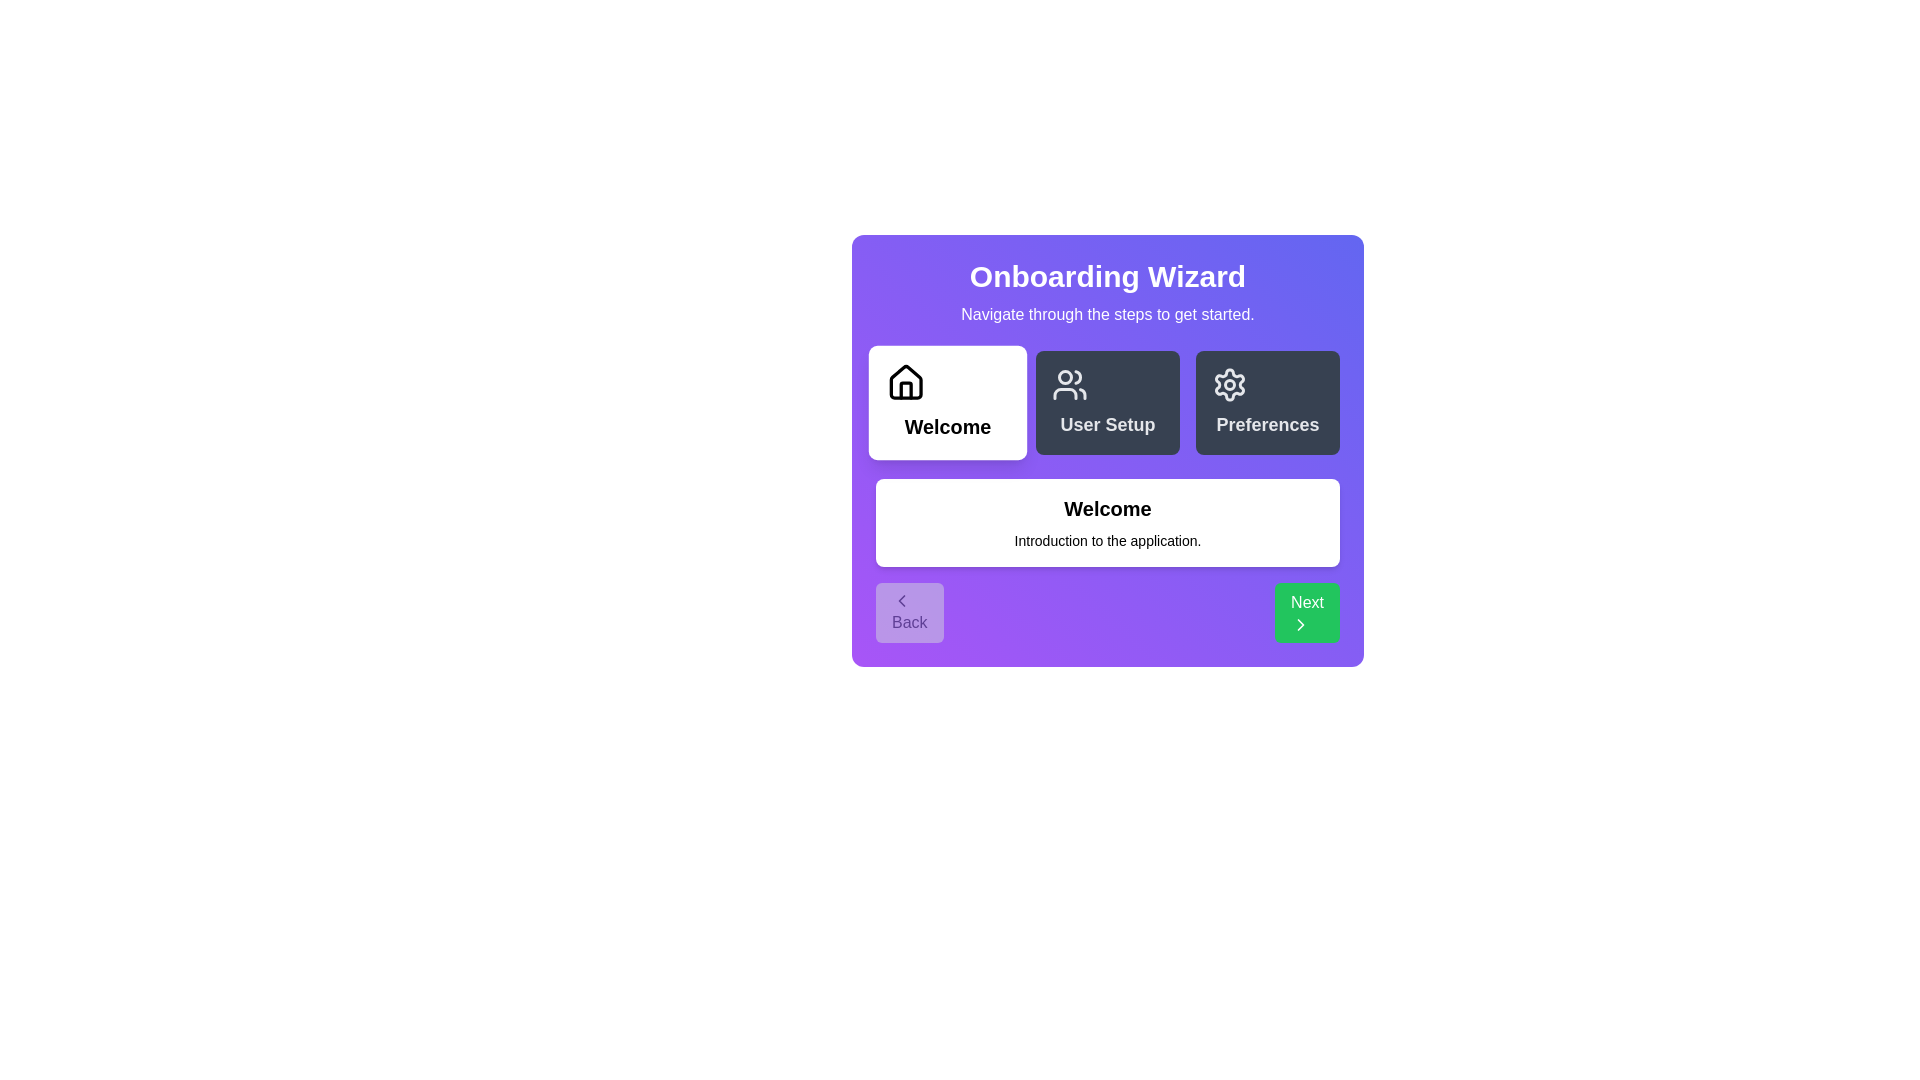 This screenshot has width=1920, height=1080. What do you see at coordinates (947, 402) in the screenshot?
I see `the step icon corresponding to Welcome to view its content` at bounding box center [947, 402].